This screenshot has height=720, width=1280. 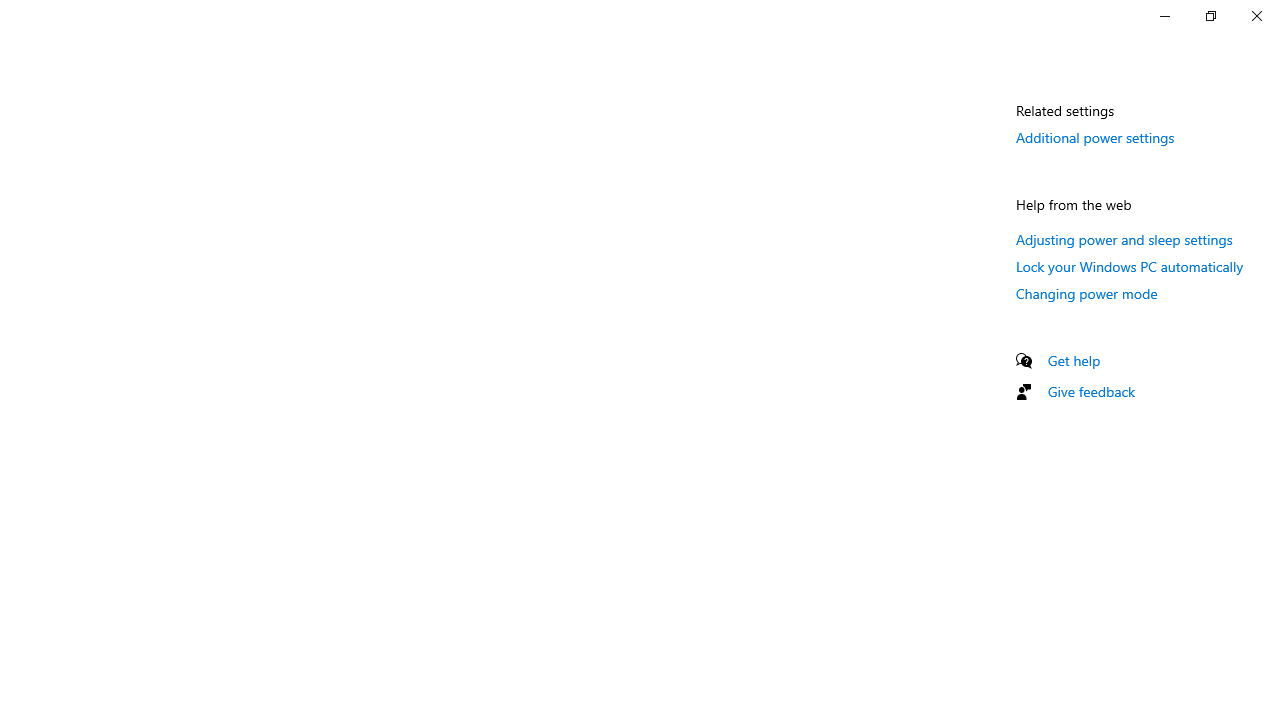 I want to click on 'Give feedback', so click(x=1090, y=391).